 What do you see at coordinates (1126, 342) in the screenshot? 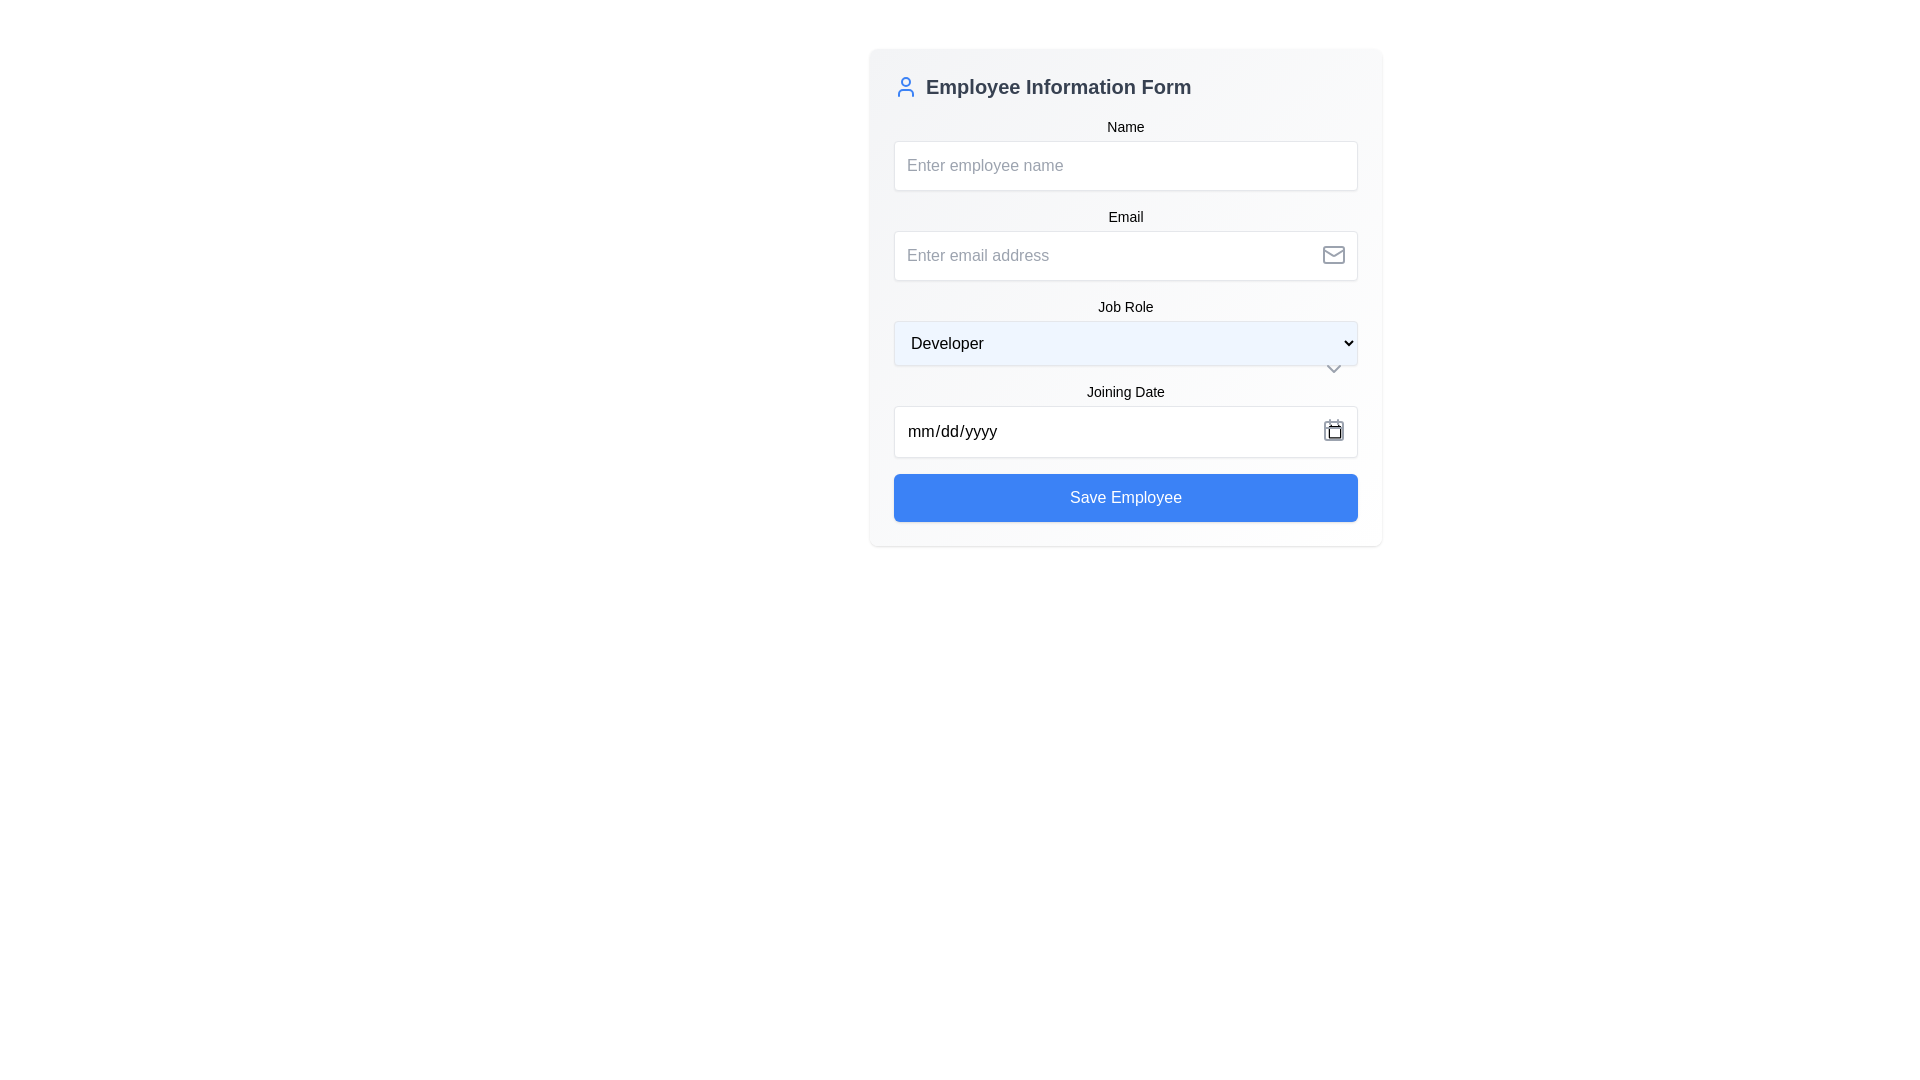
I see `an option from the dropdown menu labeled 'Developer' with a light blue background located in the center of the form, below the 'Job Role' label` at bounding box center [1126, 342].